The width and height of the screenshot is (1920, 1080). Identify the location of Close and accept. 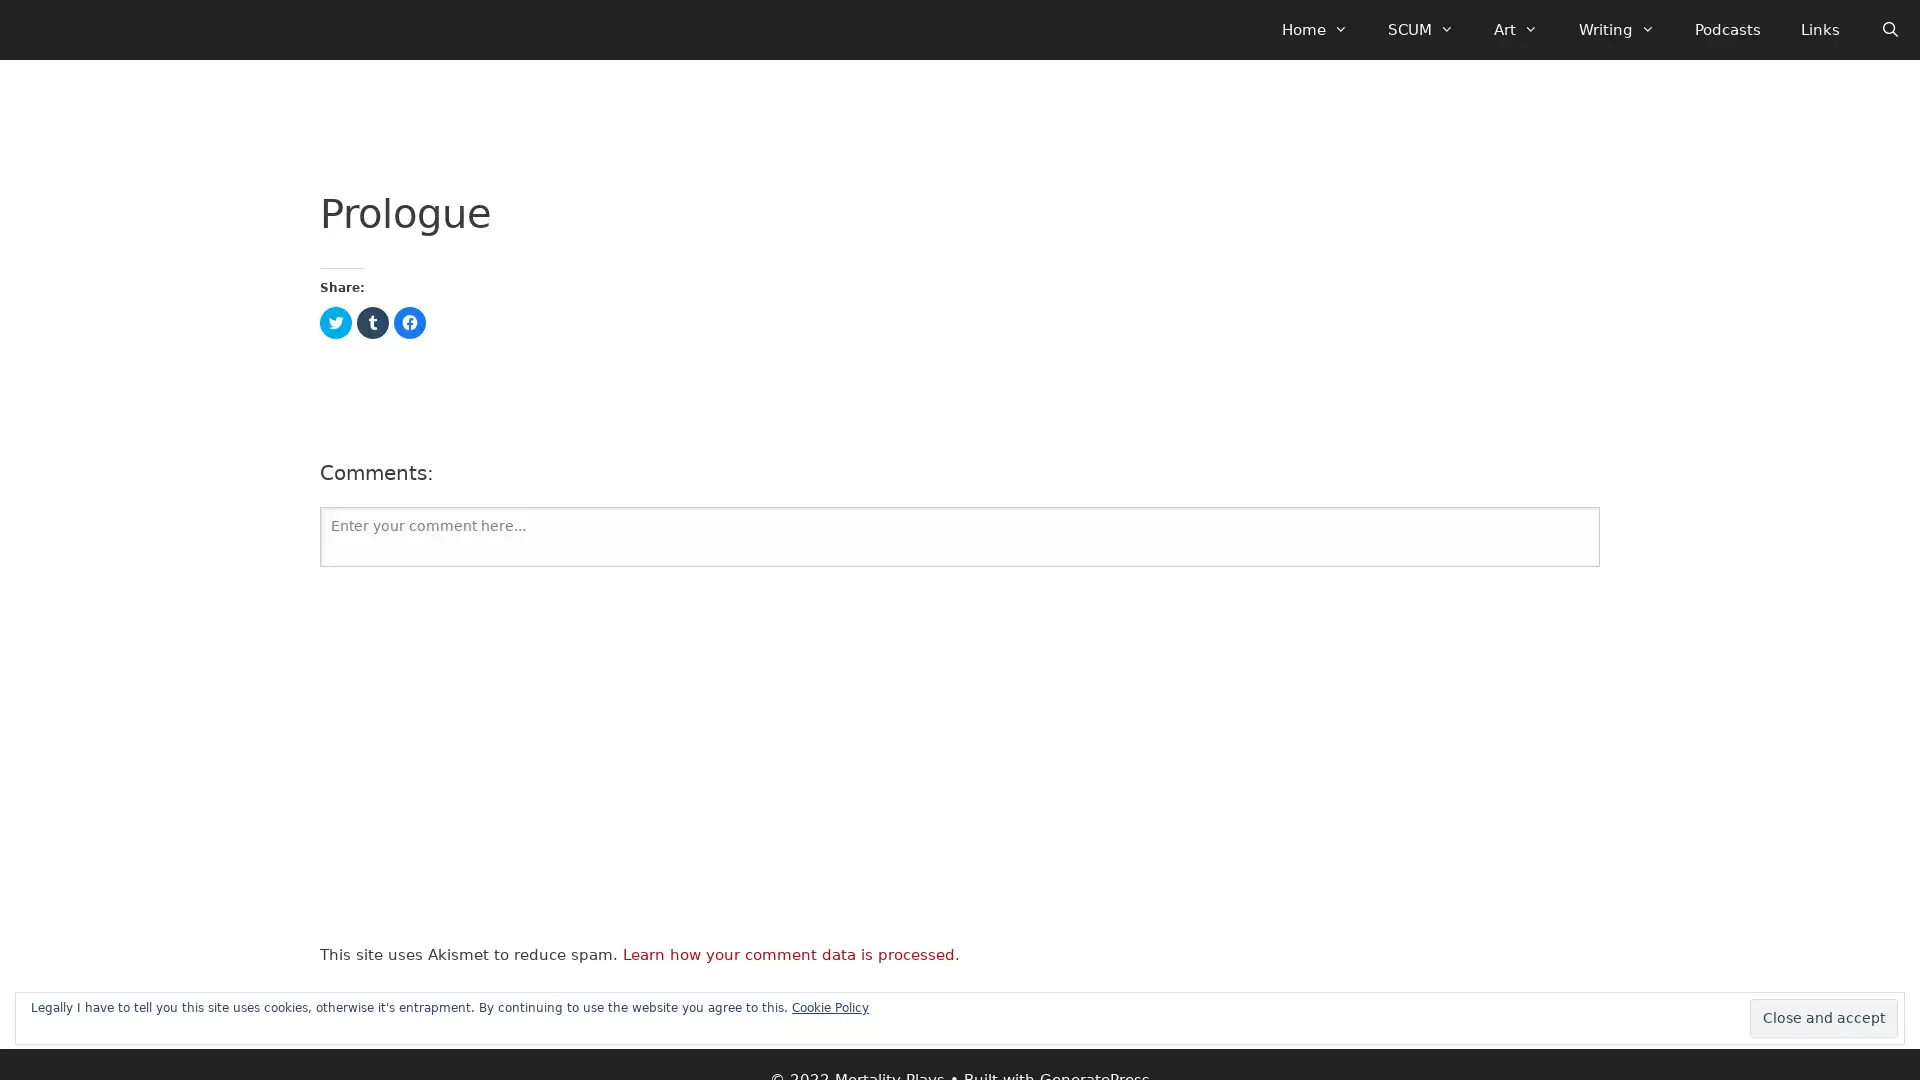
(1824, 1018).